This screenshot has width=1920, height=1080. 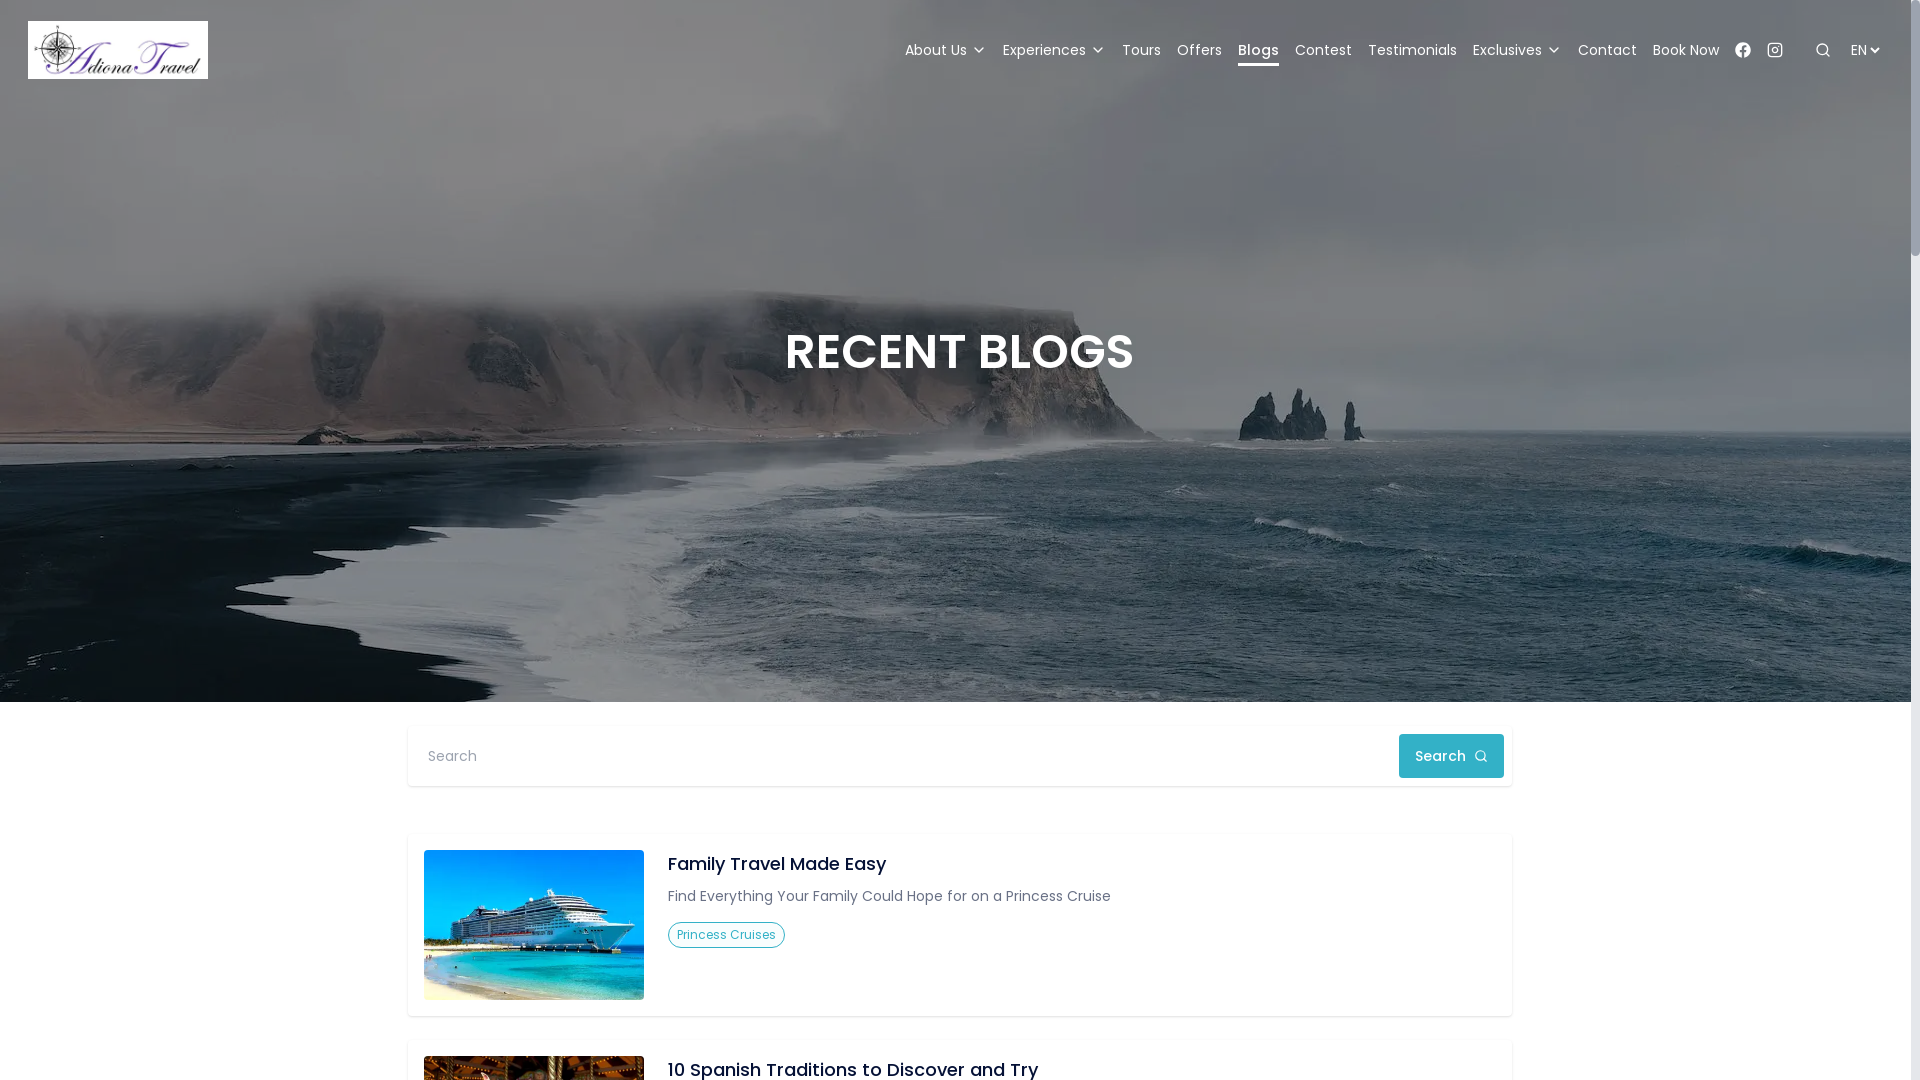 What do you see at coordinates (1323, 49) in the screenshot?
I see `'Contest'` at bounding box center [1323, 49].